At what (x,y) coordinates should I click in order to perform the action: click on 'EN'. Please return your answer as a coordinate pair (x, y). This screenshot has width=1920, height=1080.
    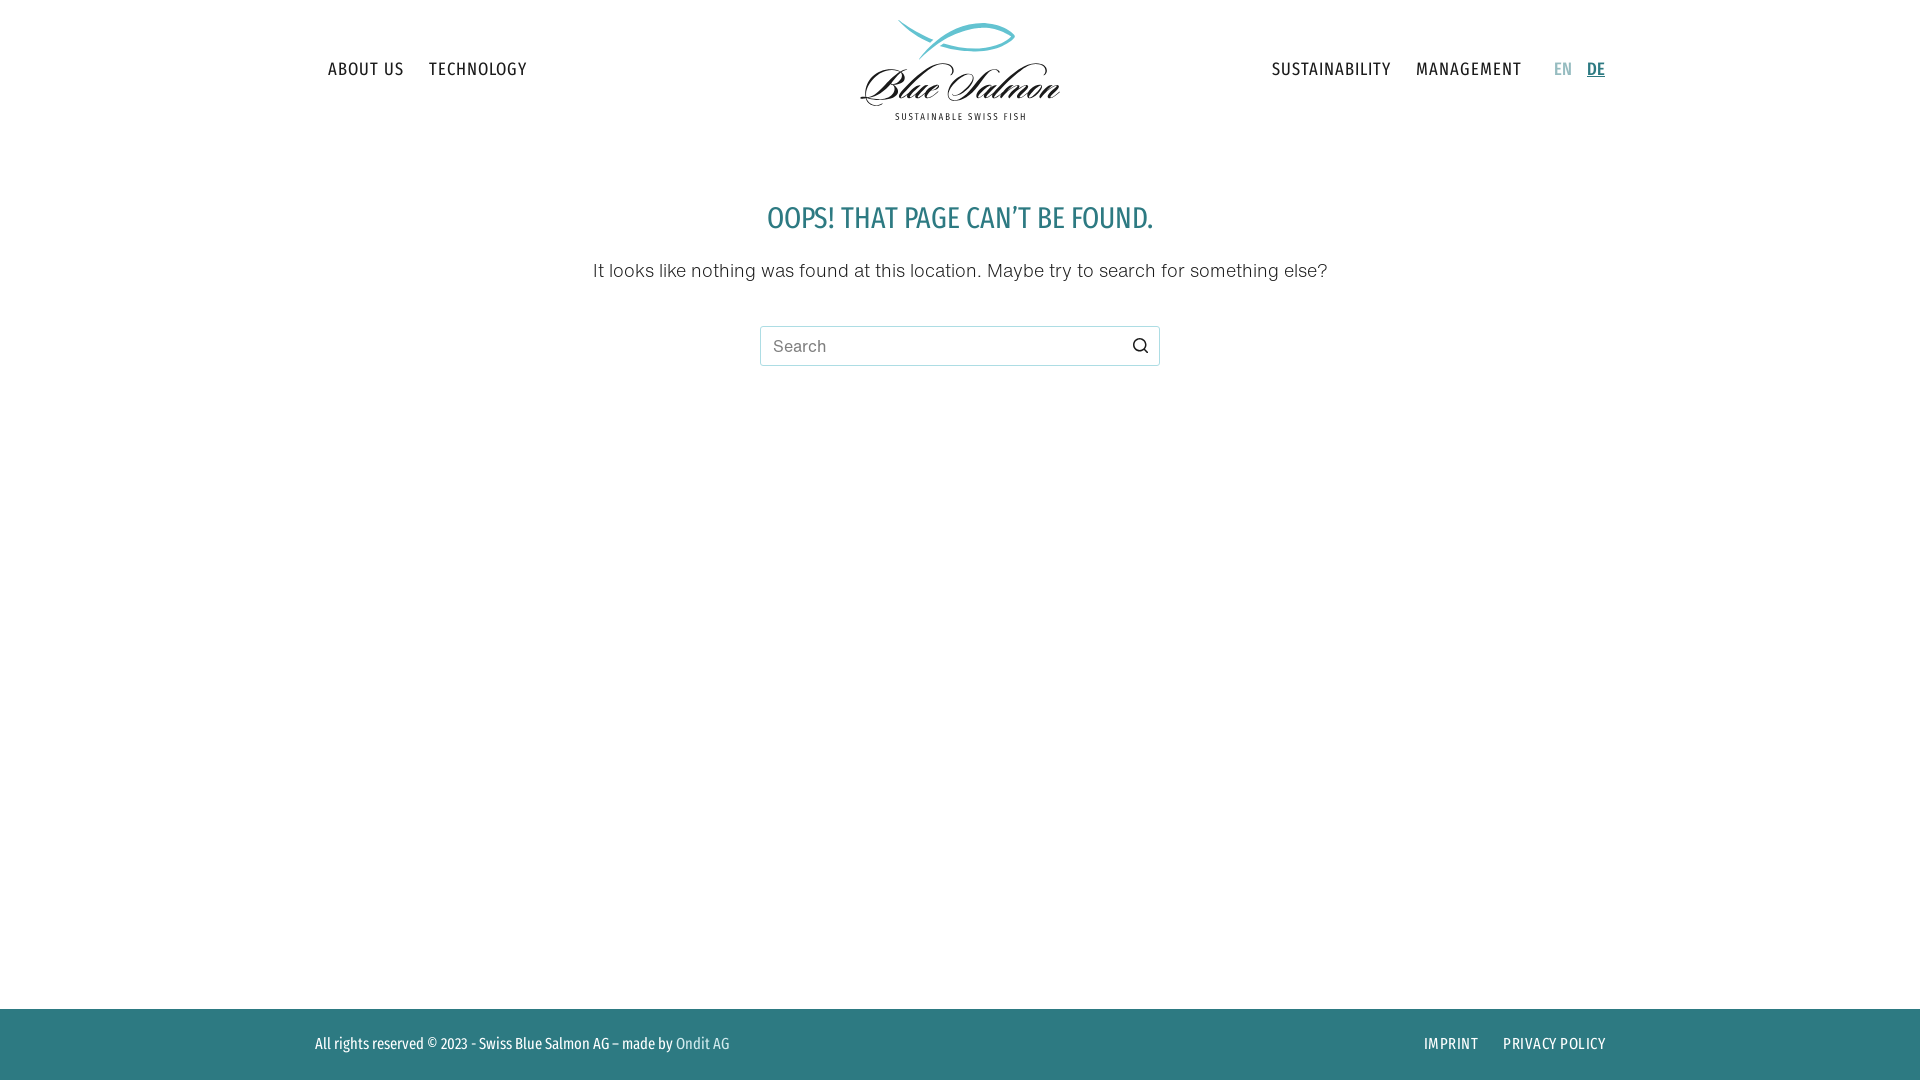
    Looking at the image, I should click on (1553, 68).